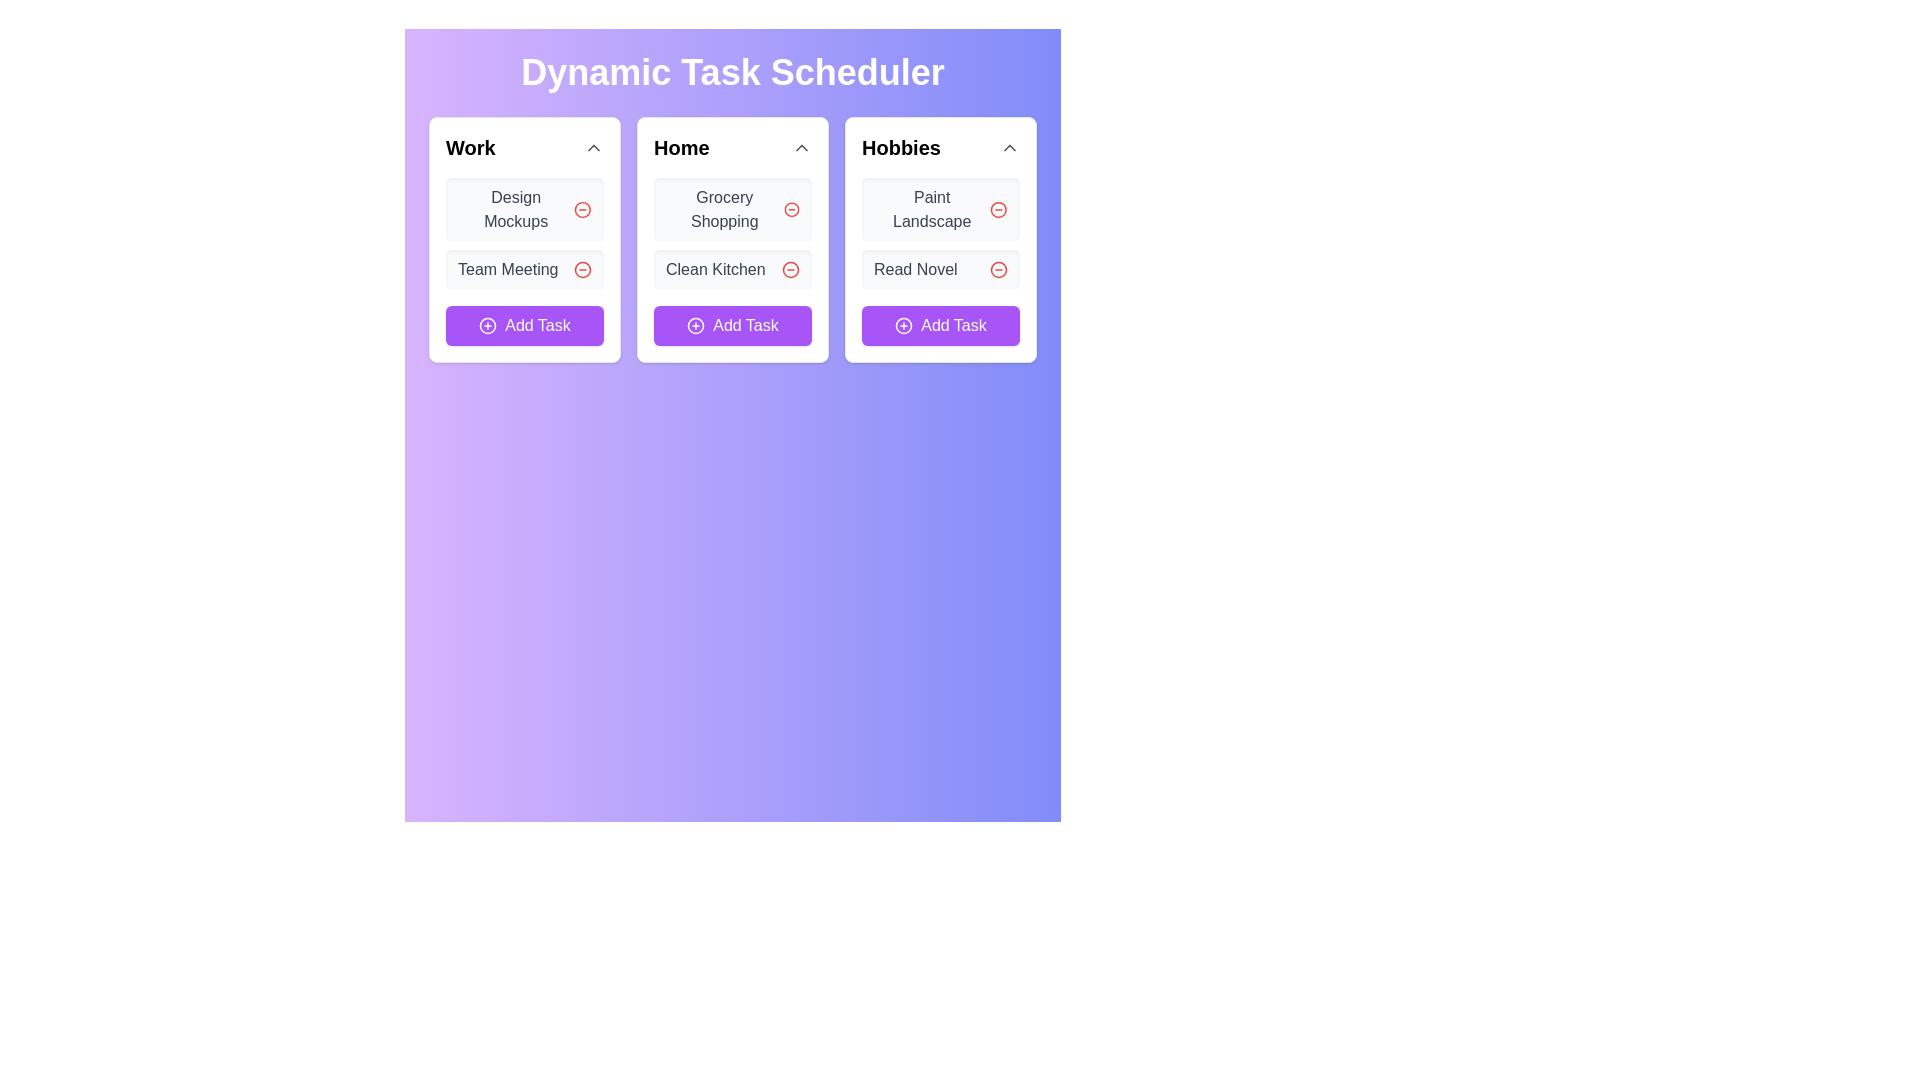 Image resolution: width=1920 pixels, height=1080 pixels. What do you see at coordinates (732, 209) in the screenshot?
I see `the Task Card titled 'Grocery Shopping' located in the middle column, which is the first card under the 'Home' section header` at bounding box center [732, 209].